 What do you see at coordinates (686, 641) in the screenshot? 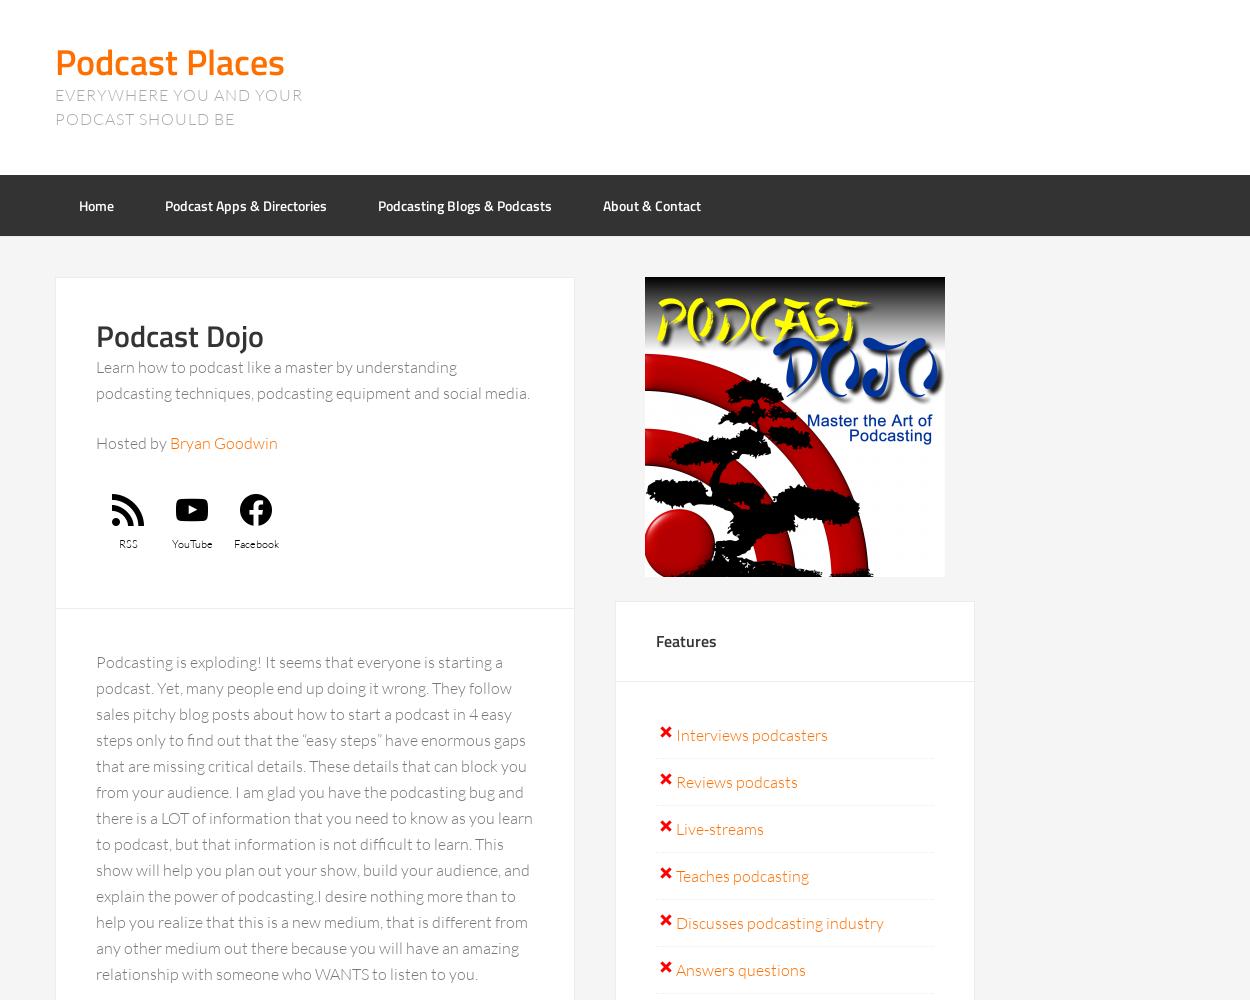
I see `'Features'` at bounding box center [686, 641].